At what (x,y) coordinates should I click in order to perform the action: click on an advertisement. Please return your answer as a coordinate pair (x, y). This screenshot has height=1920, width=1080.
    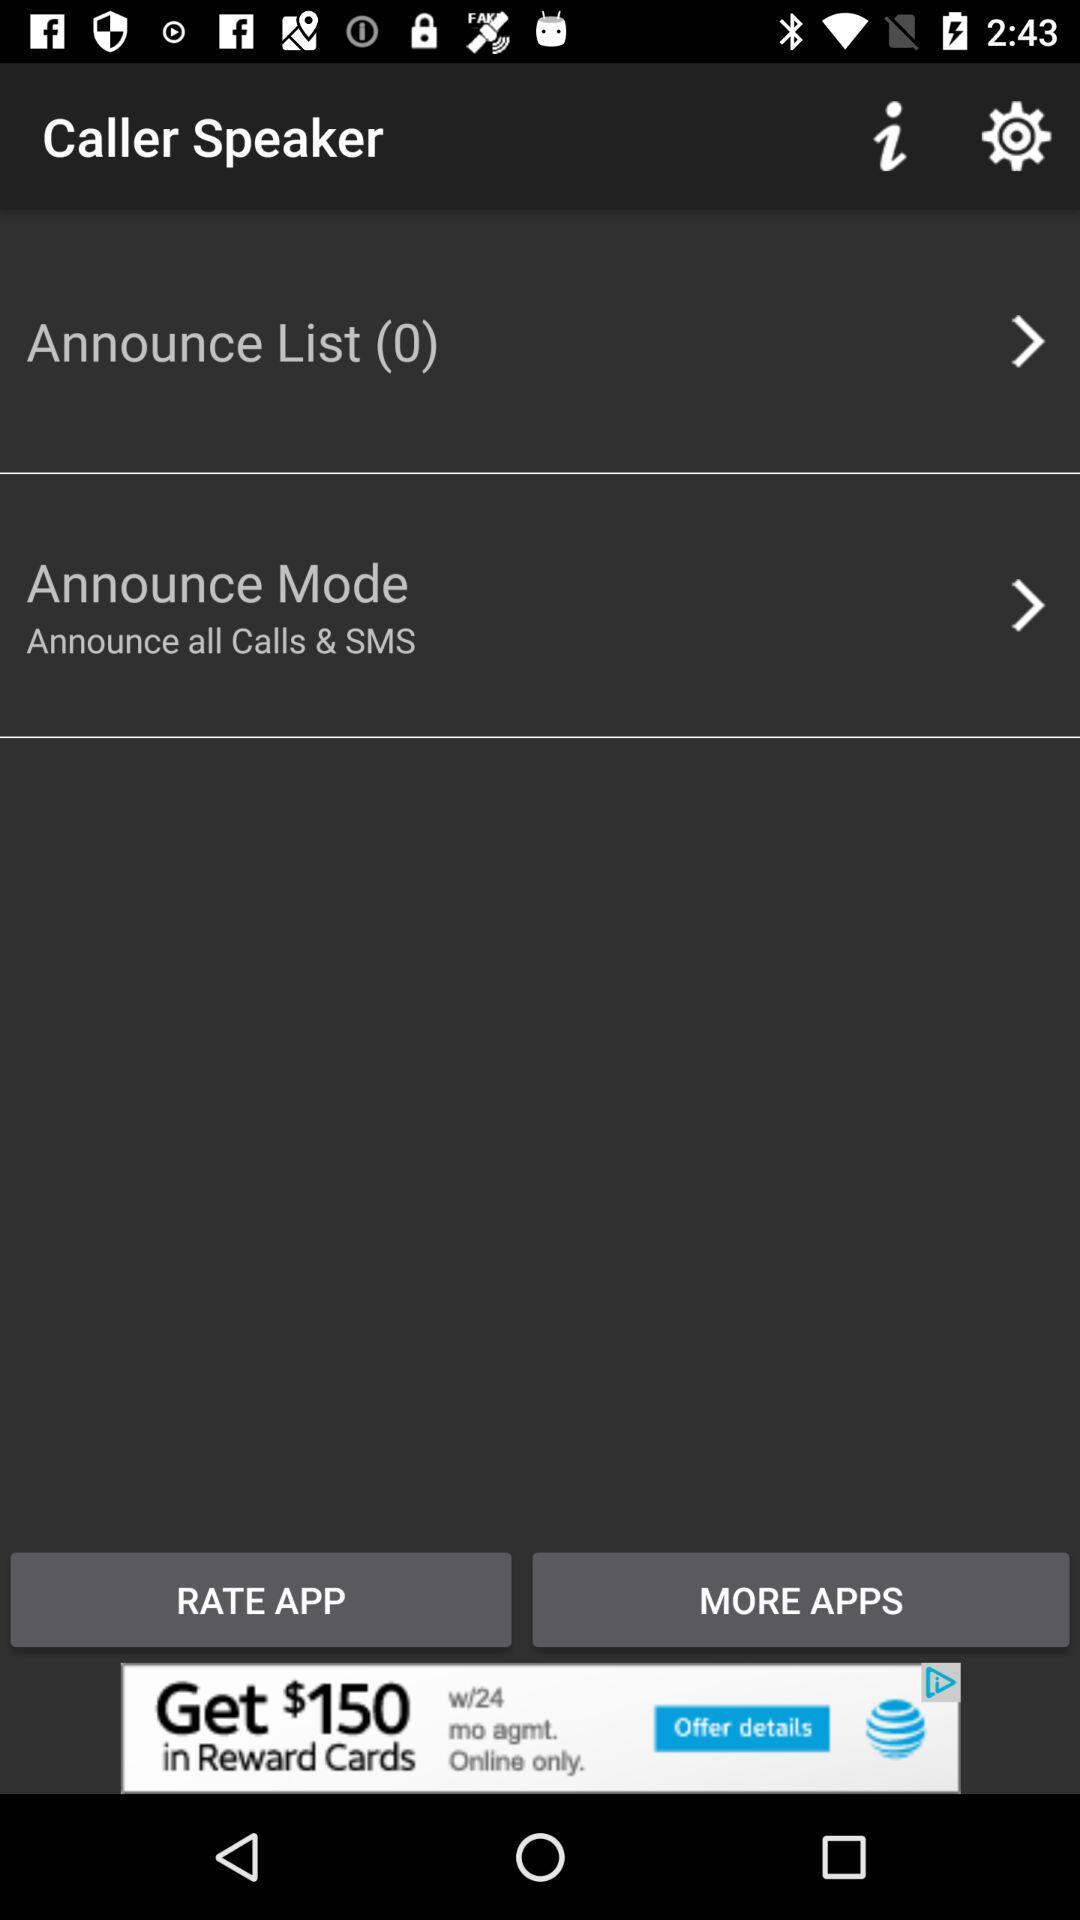
    Looking at the image, I should click on (540, 1727).